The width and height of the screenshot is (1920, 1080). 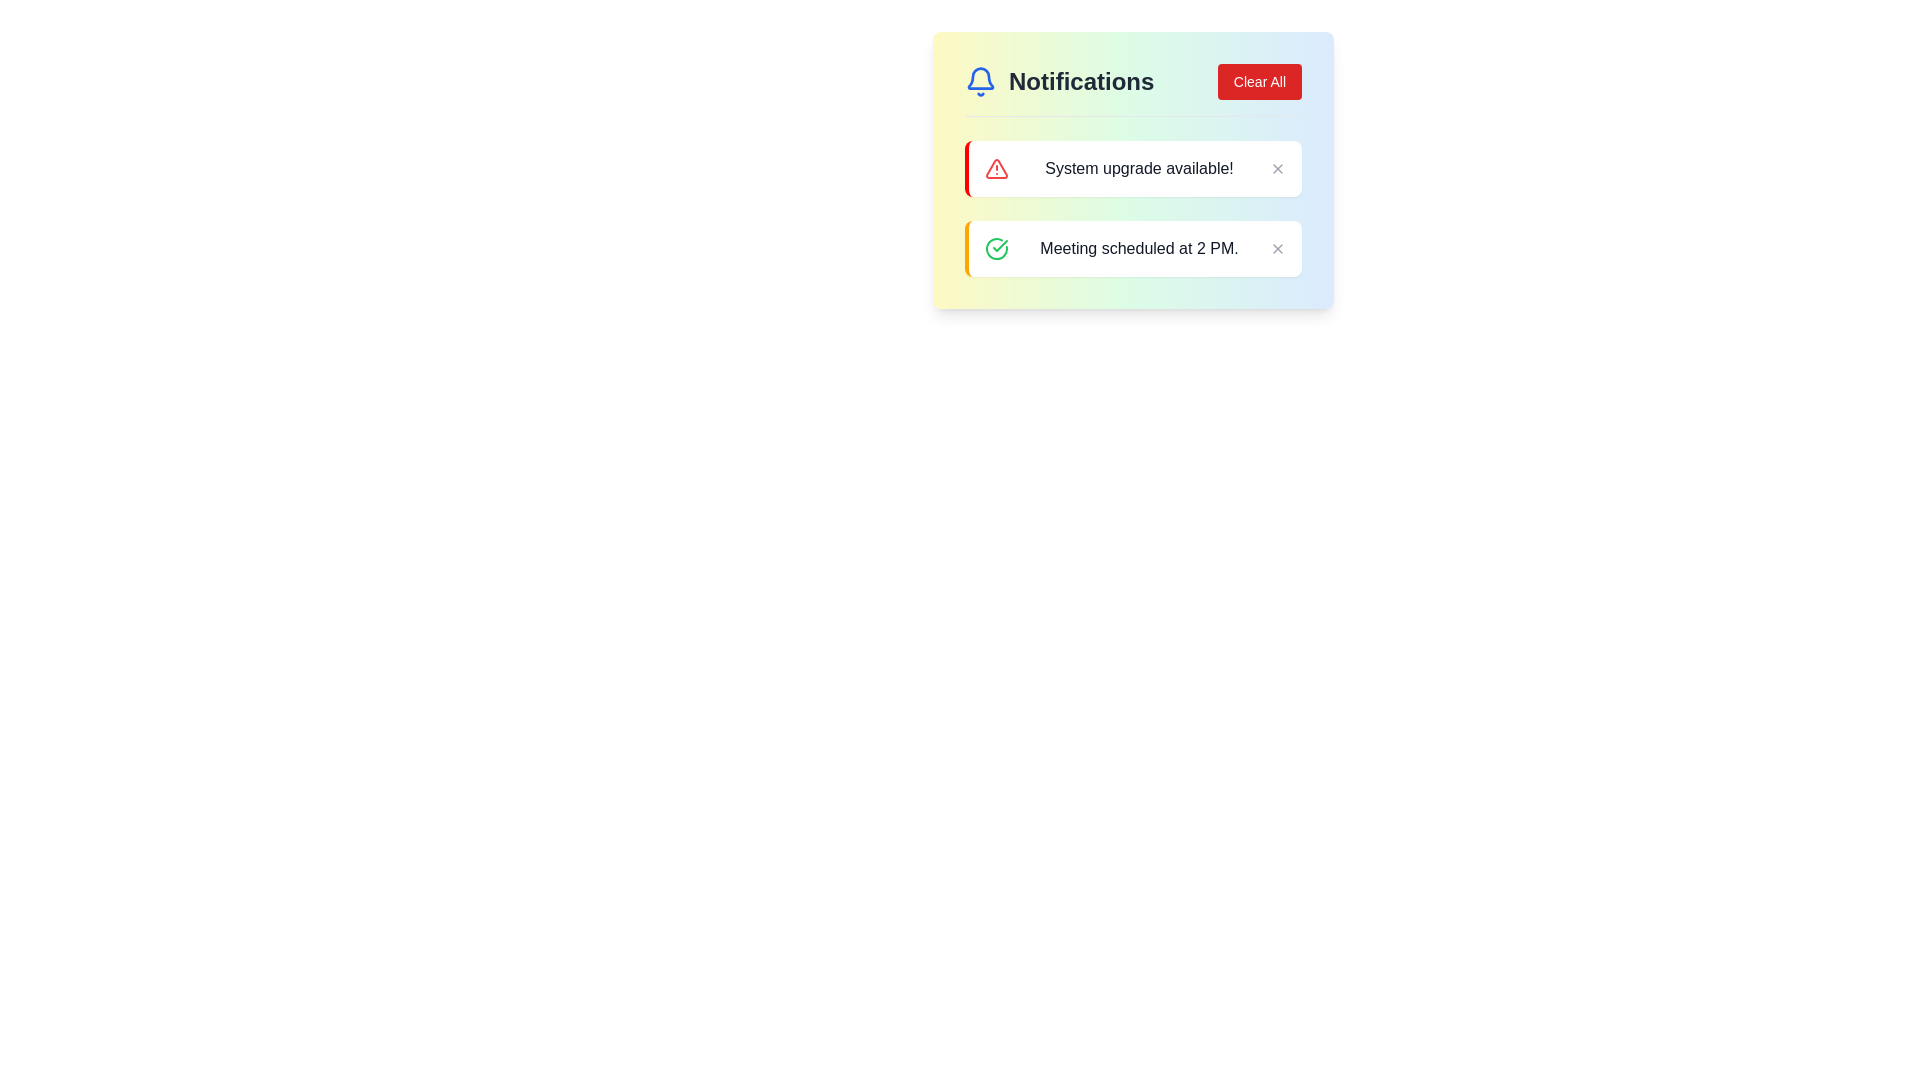 What do you see at coordinates (1058, 80) in the screenshot?
I see `the 'Notifications' header element, which includes a bell icon and bold, dark gray text` at bounding box center [1058, 80].